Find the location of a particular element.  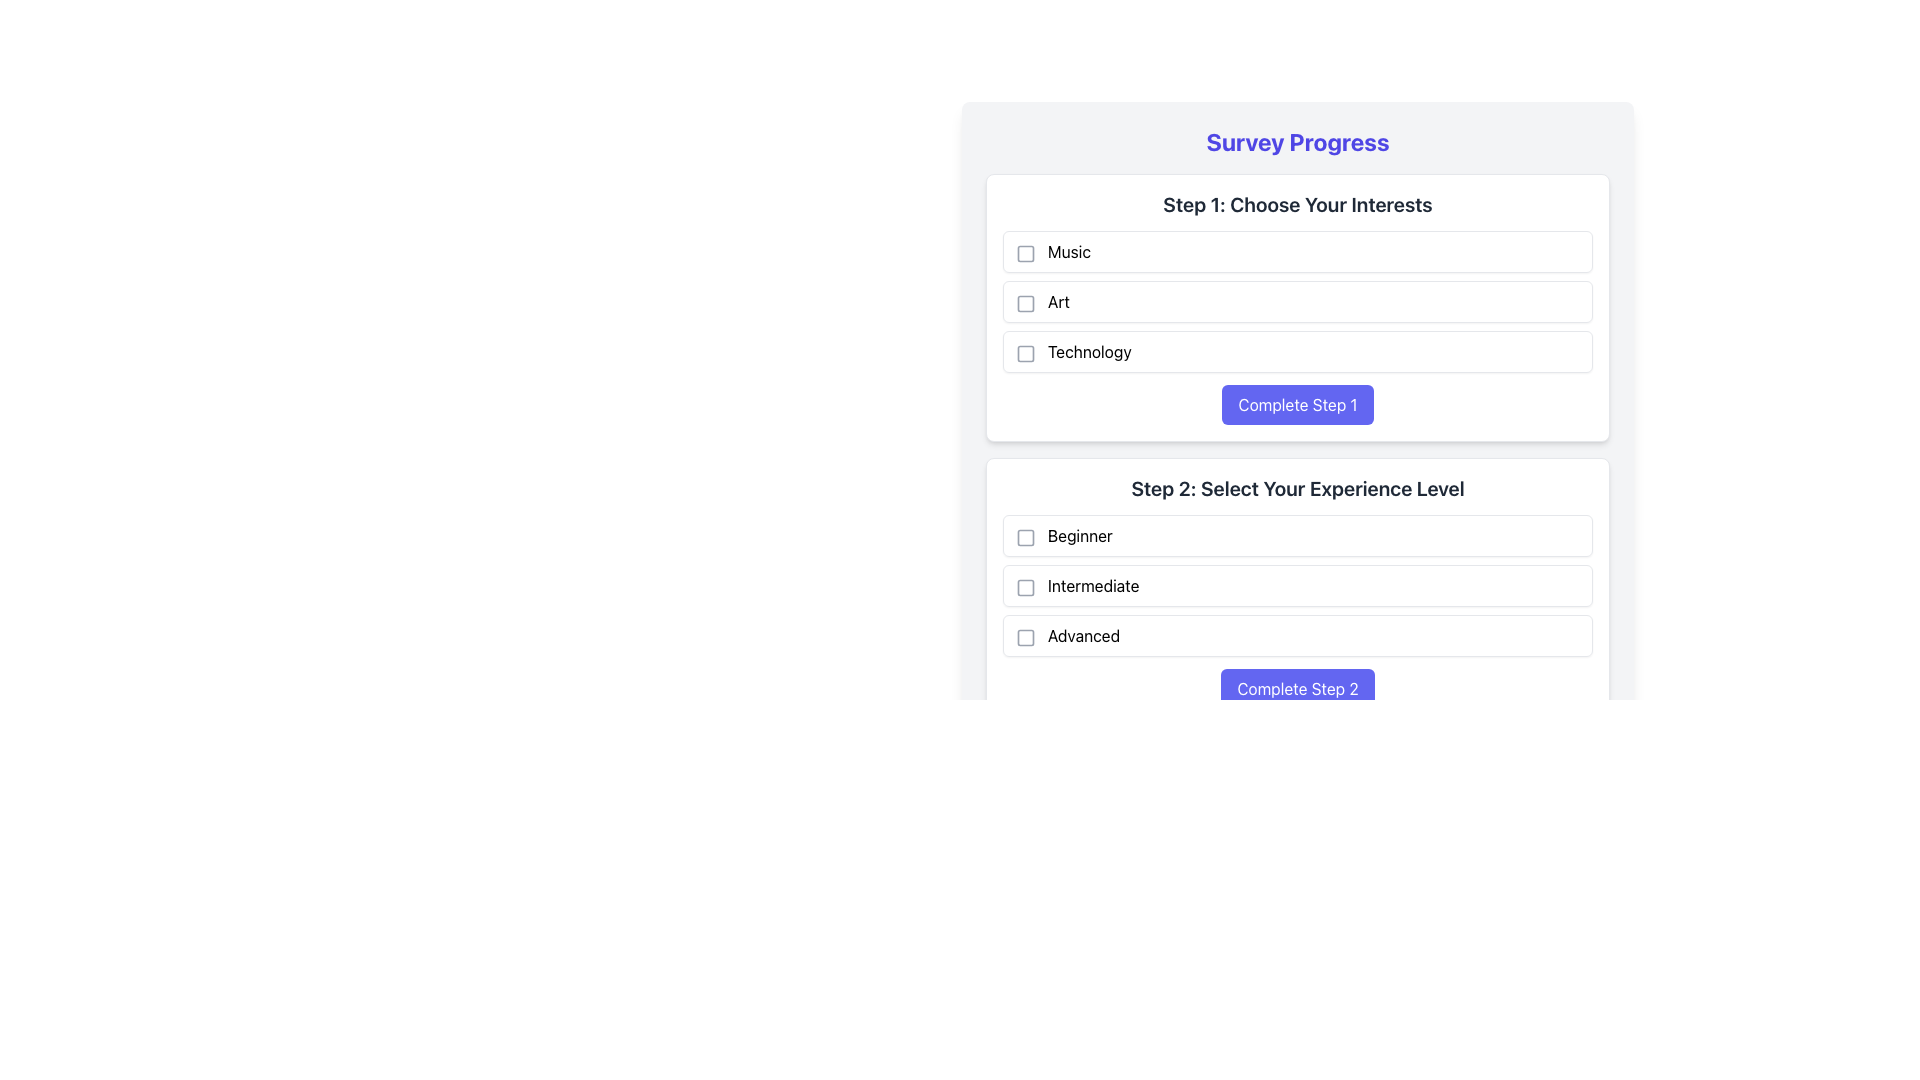

the checkbox for the 'Beginner' option in the selection item under 'Step 2: Select Your Experience Level.' is located at coordinates (1297, 535).